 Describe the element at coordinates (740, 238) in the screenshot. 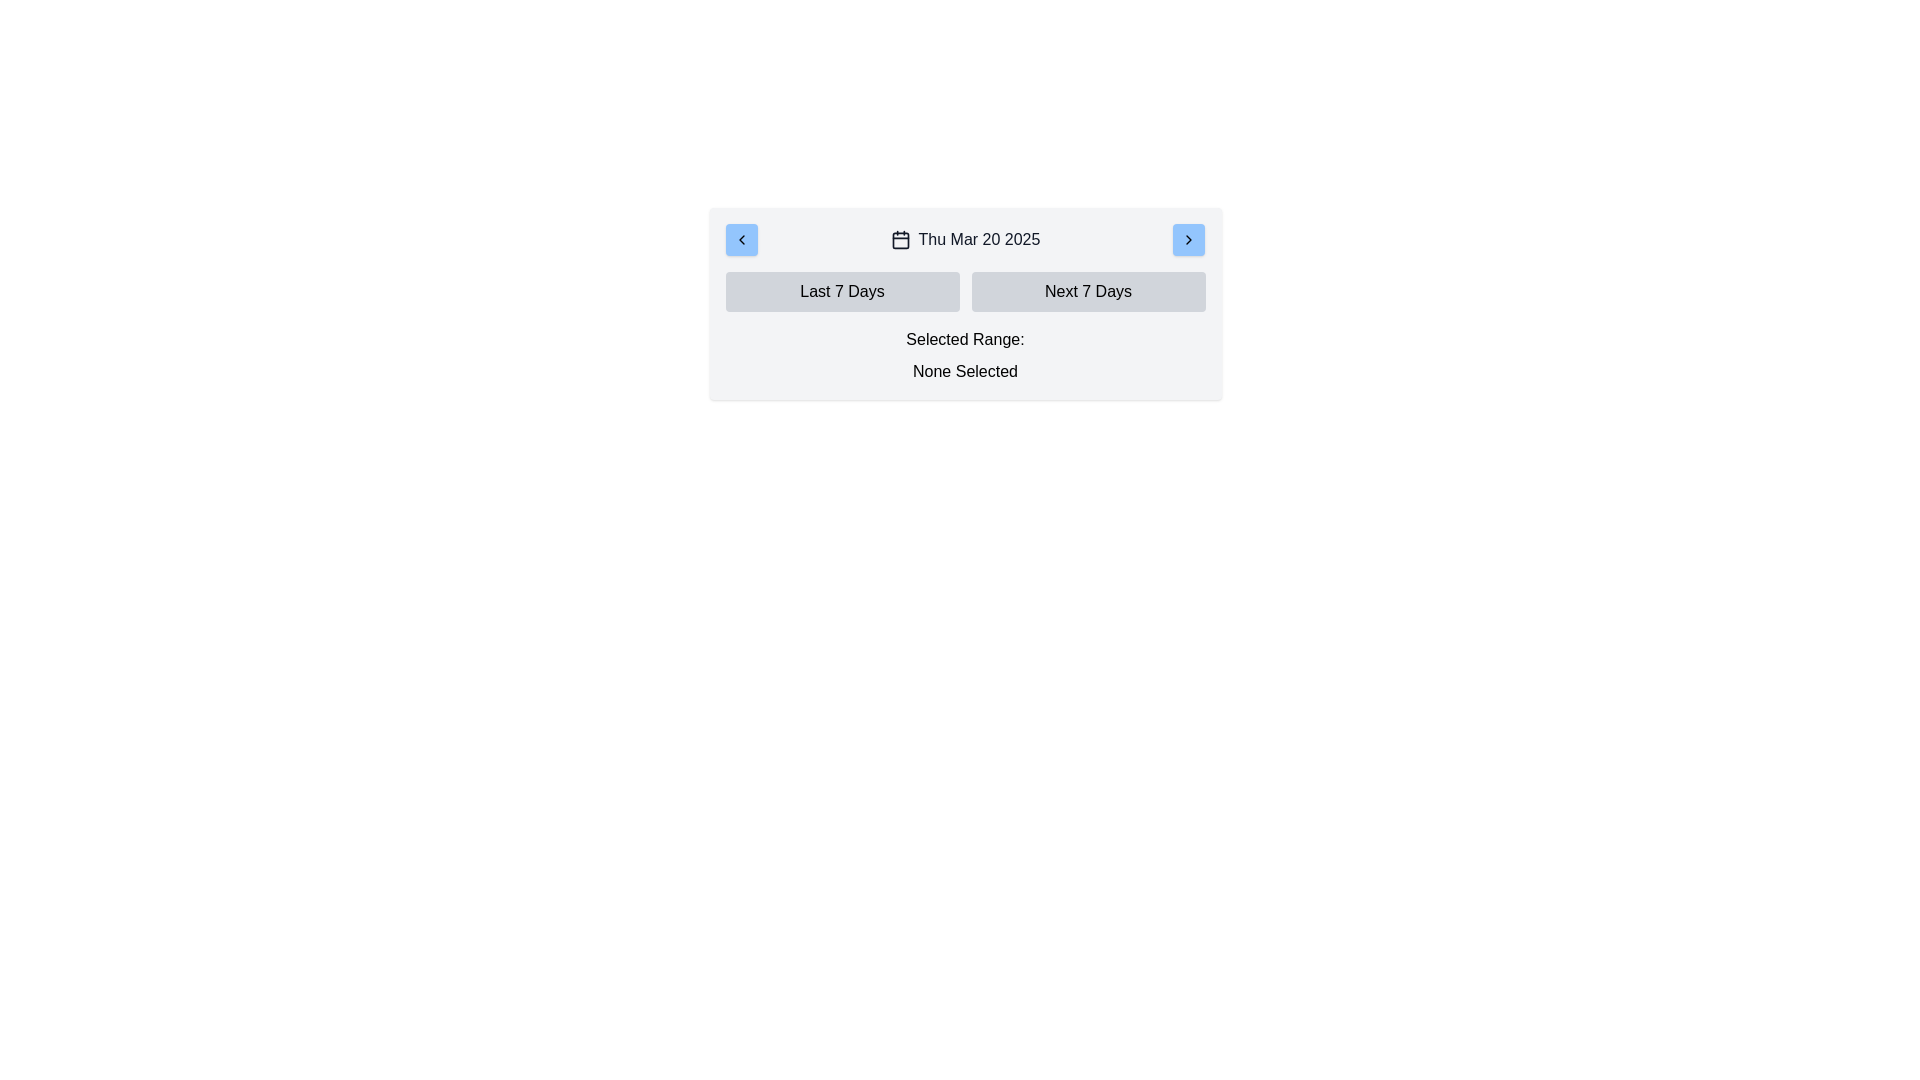

I see `the blue square icon button located in the top-left portion of the modal window` at that location.